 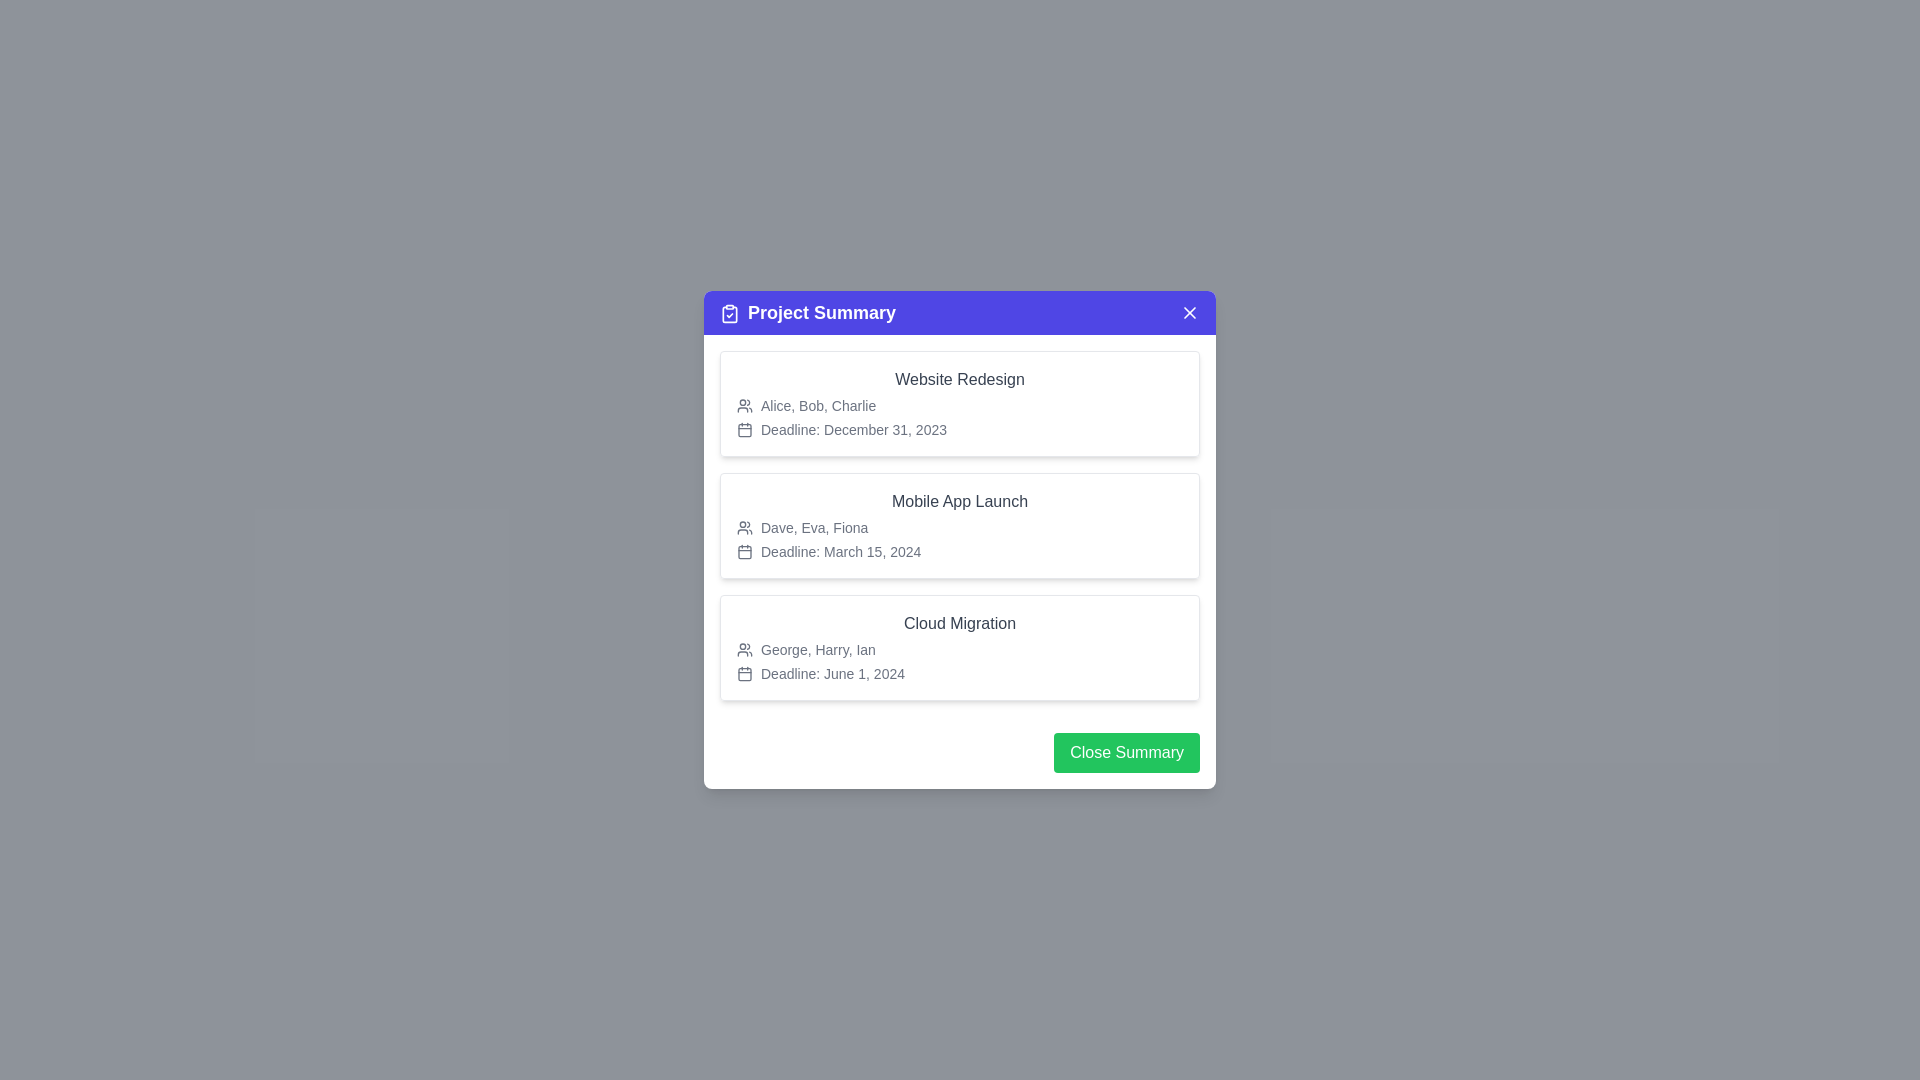 What do you see at coordinates (960, 404) in the screenshot?
I see `the project card for Website Redesign to read its details` at bounding box center [960, 404].